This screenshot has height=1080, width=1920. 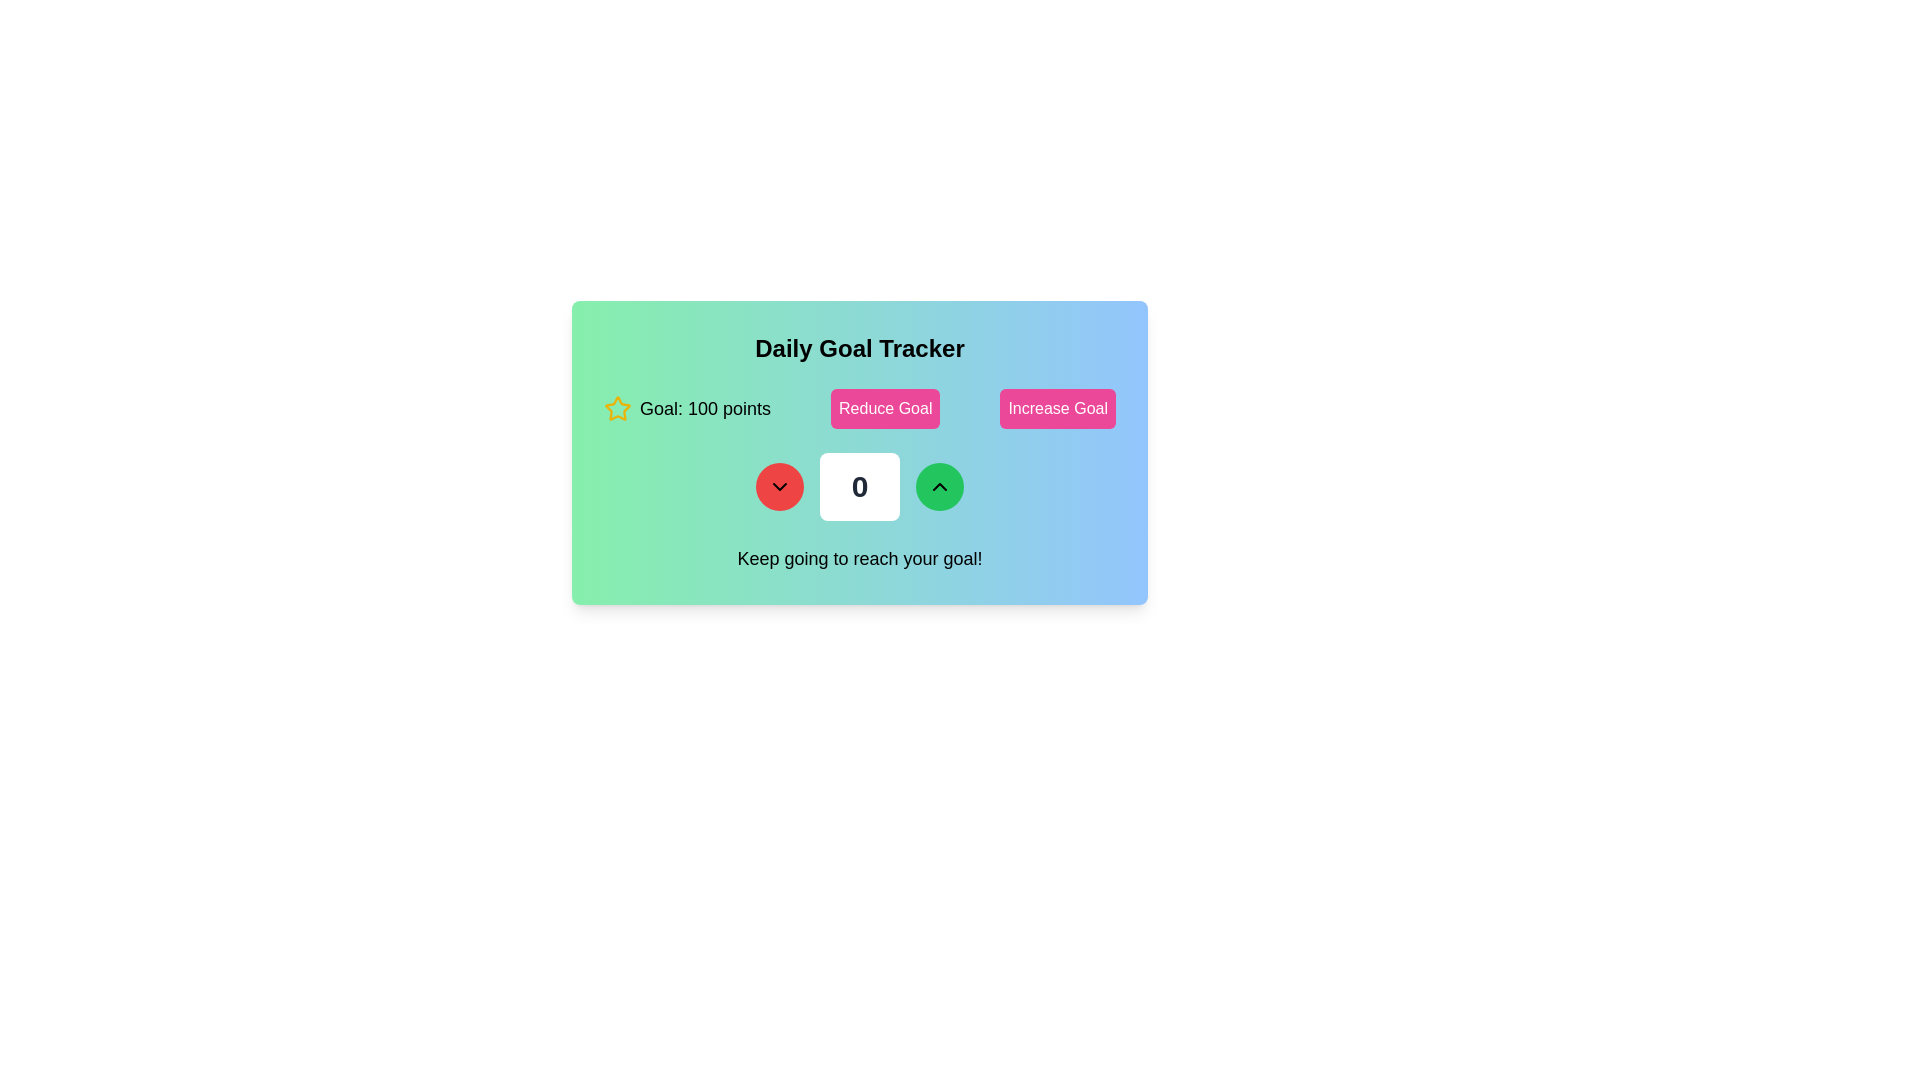 What do you see at coordinates (705, 407) in the screenshot?
I see `the Text Display element that shows the current user goal, specifically the target points to be reached, located immediately to the right of a small yellow star icon` at bounding box center [705, 407].